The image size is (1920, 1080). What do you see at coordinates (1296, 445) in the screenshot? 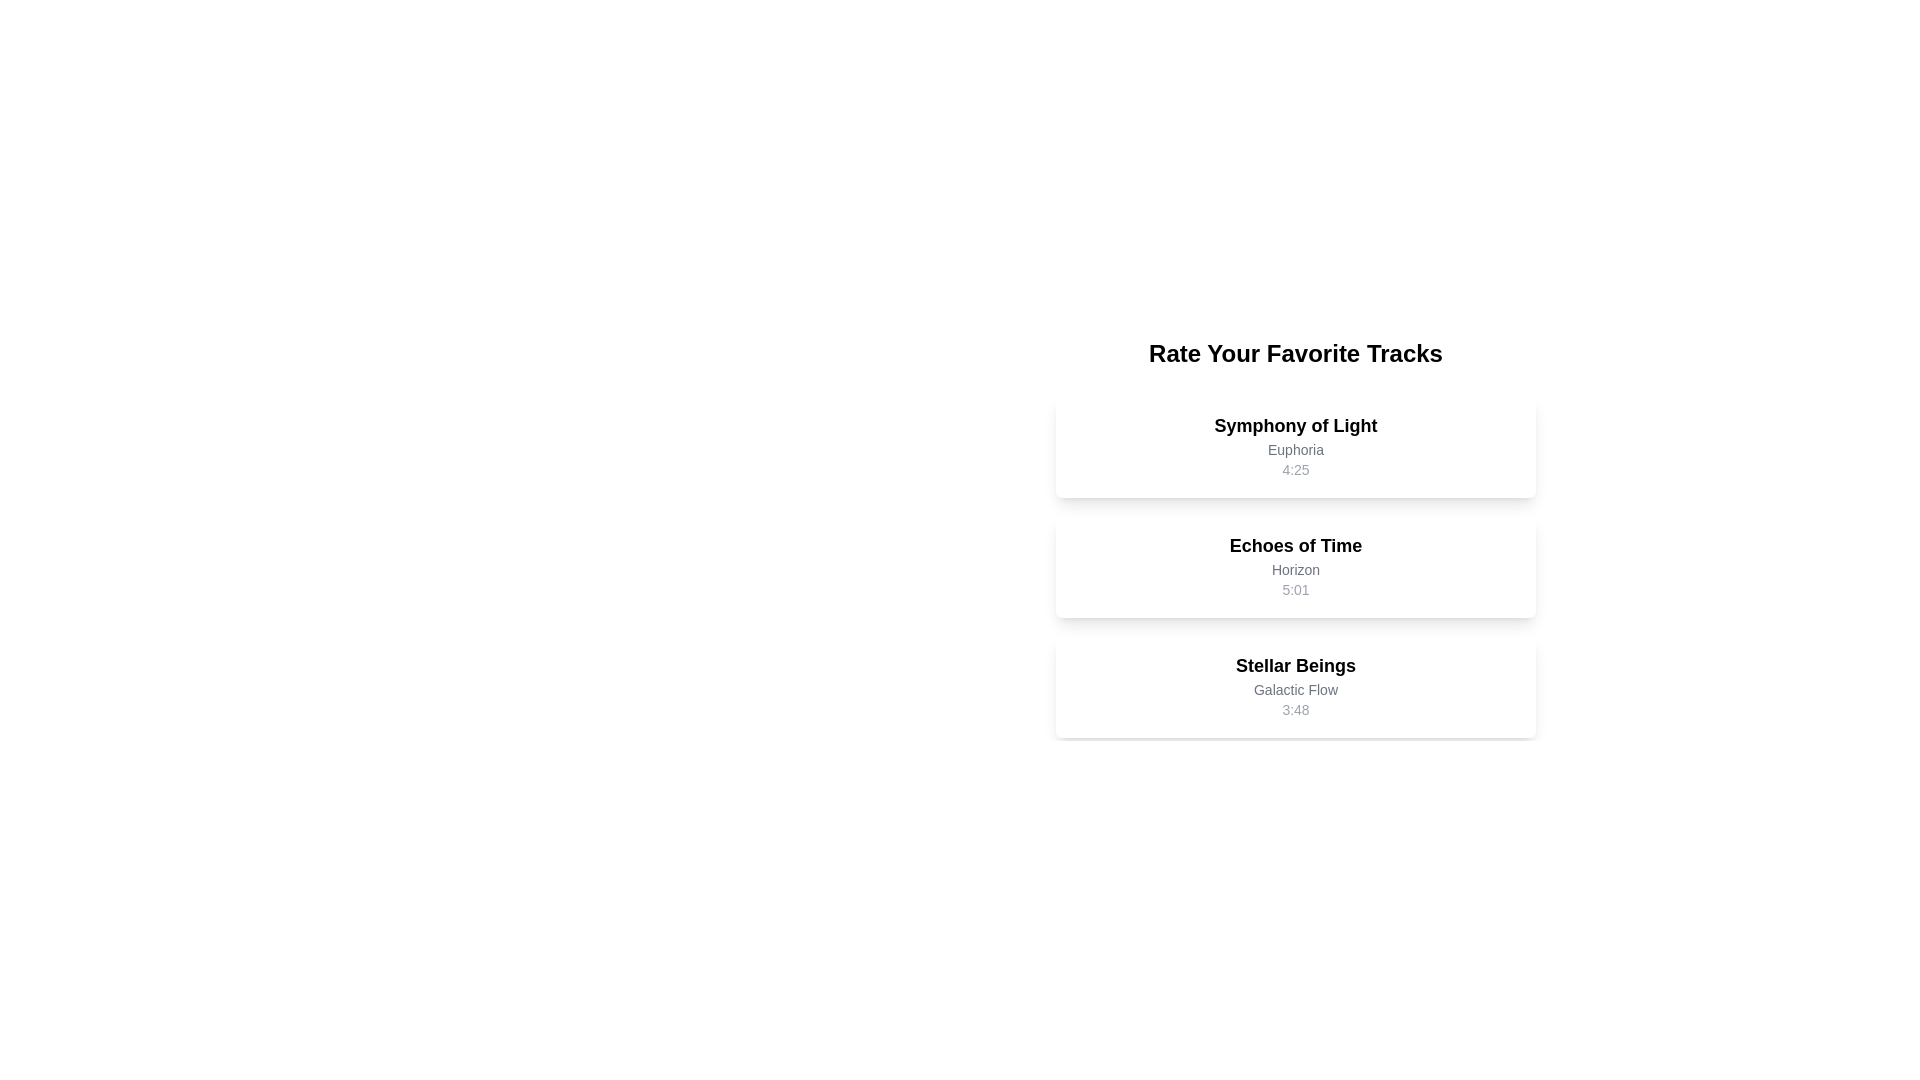
I see `the Informational Card displaying the music track titled 'Symphony of Light' with subtitle 'Euphoria' and duration '4:25', which is the first of three vertically stacked elements in the interface` at bounding box center [1296, 445].